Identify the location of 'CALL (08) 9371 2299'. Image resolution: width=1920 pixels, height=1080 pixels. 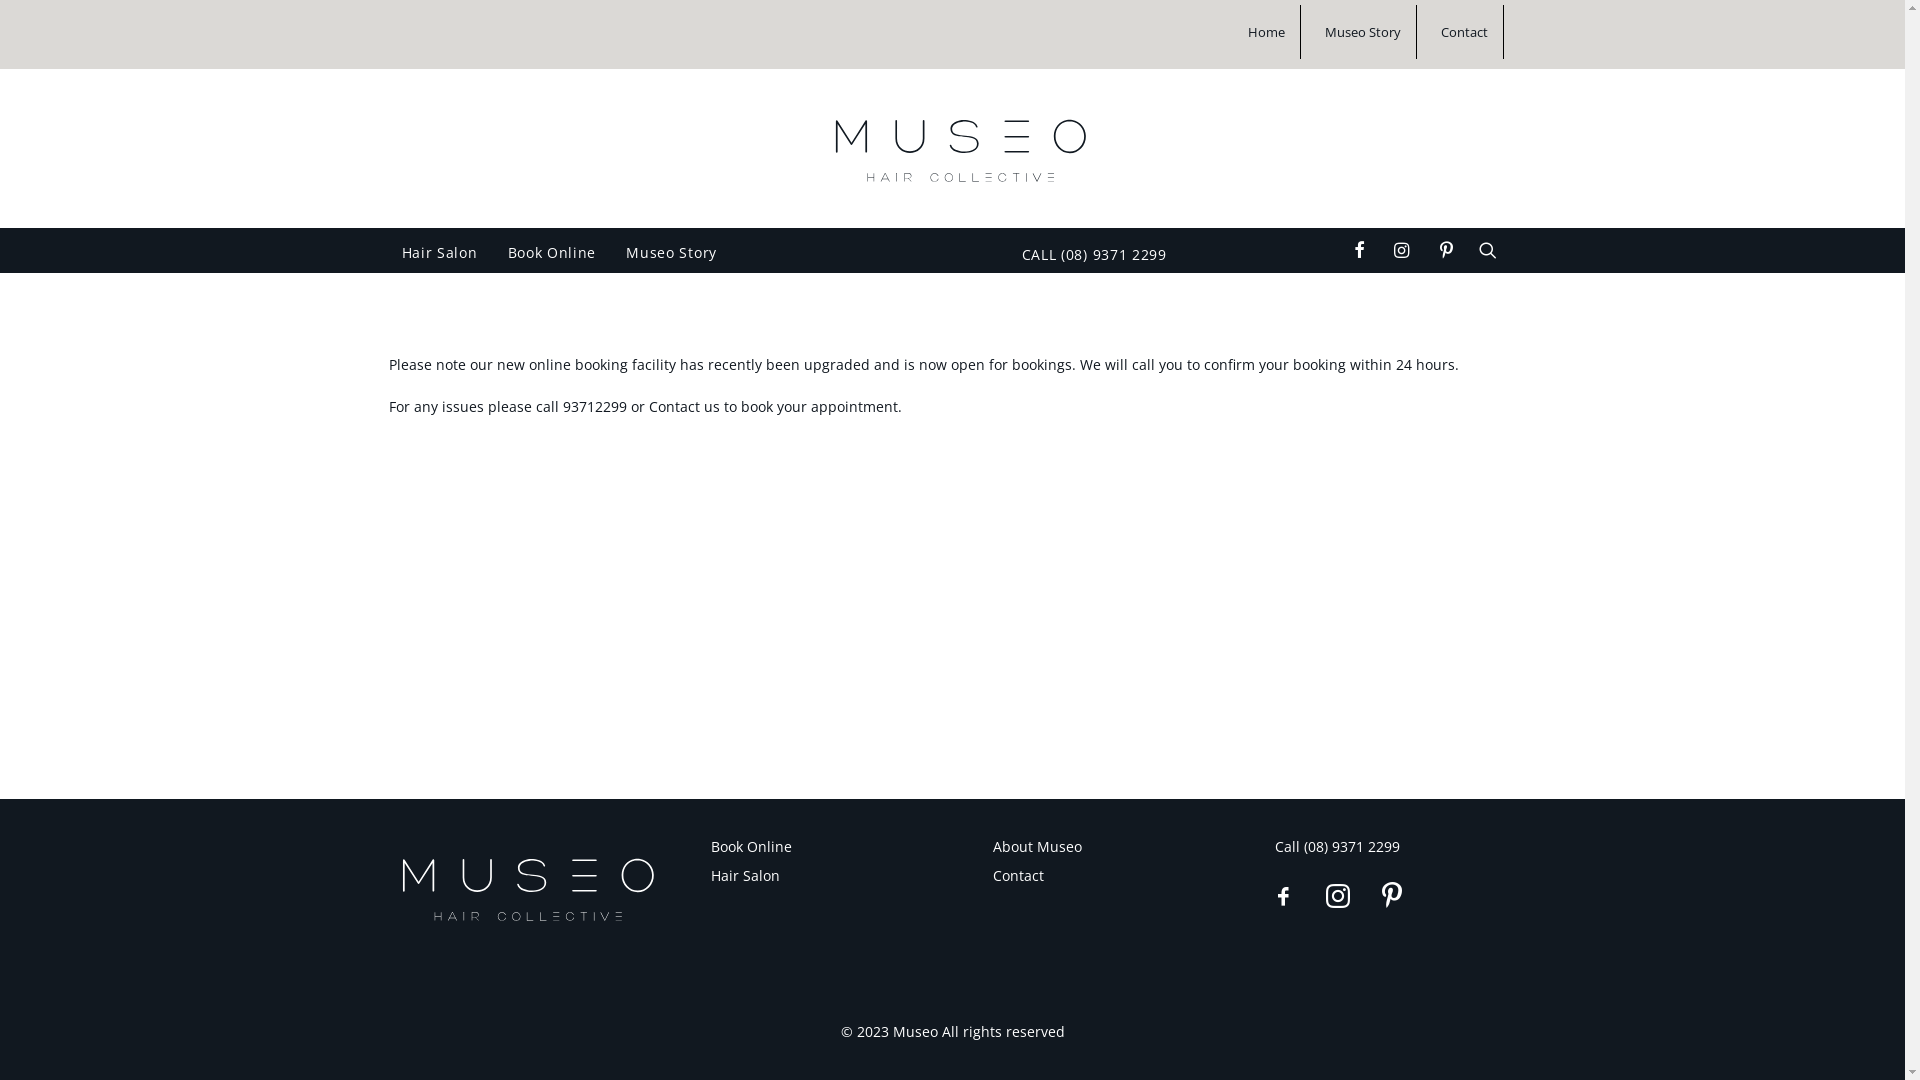
(1085, 253).